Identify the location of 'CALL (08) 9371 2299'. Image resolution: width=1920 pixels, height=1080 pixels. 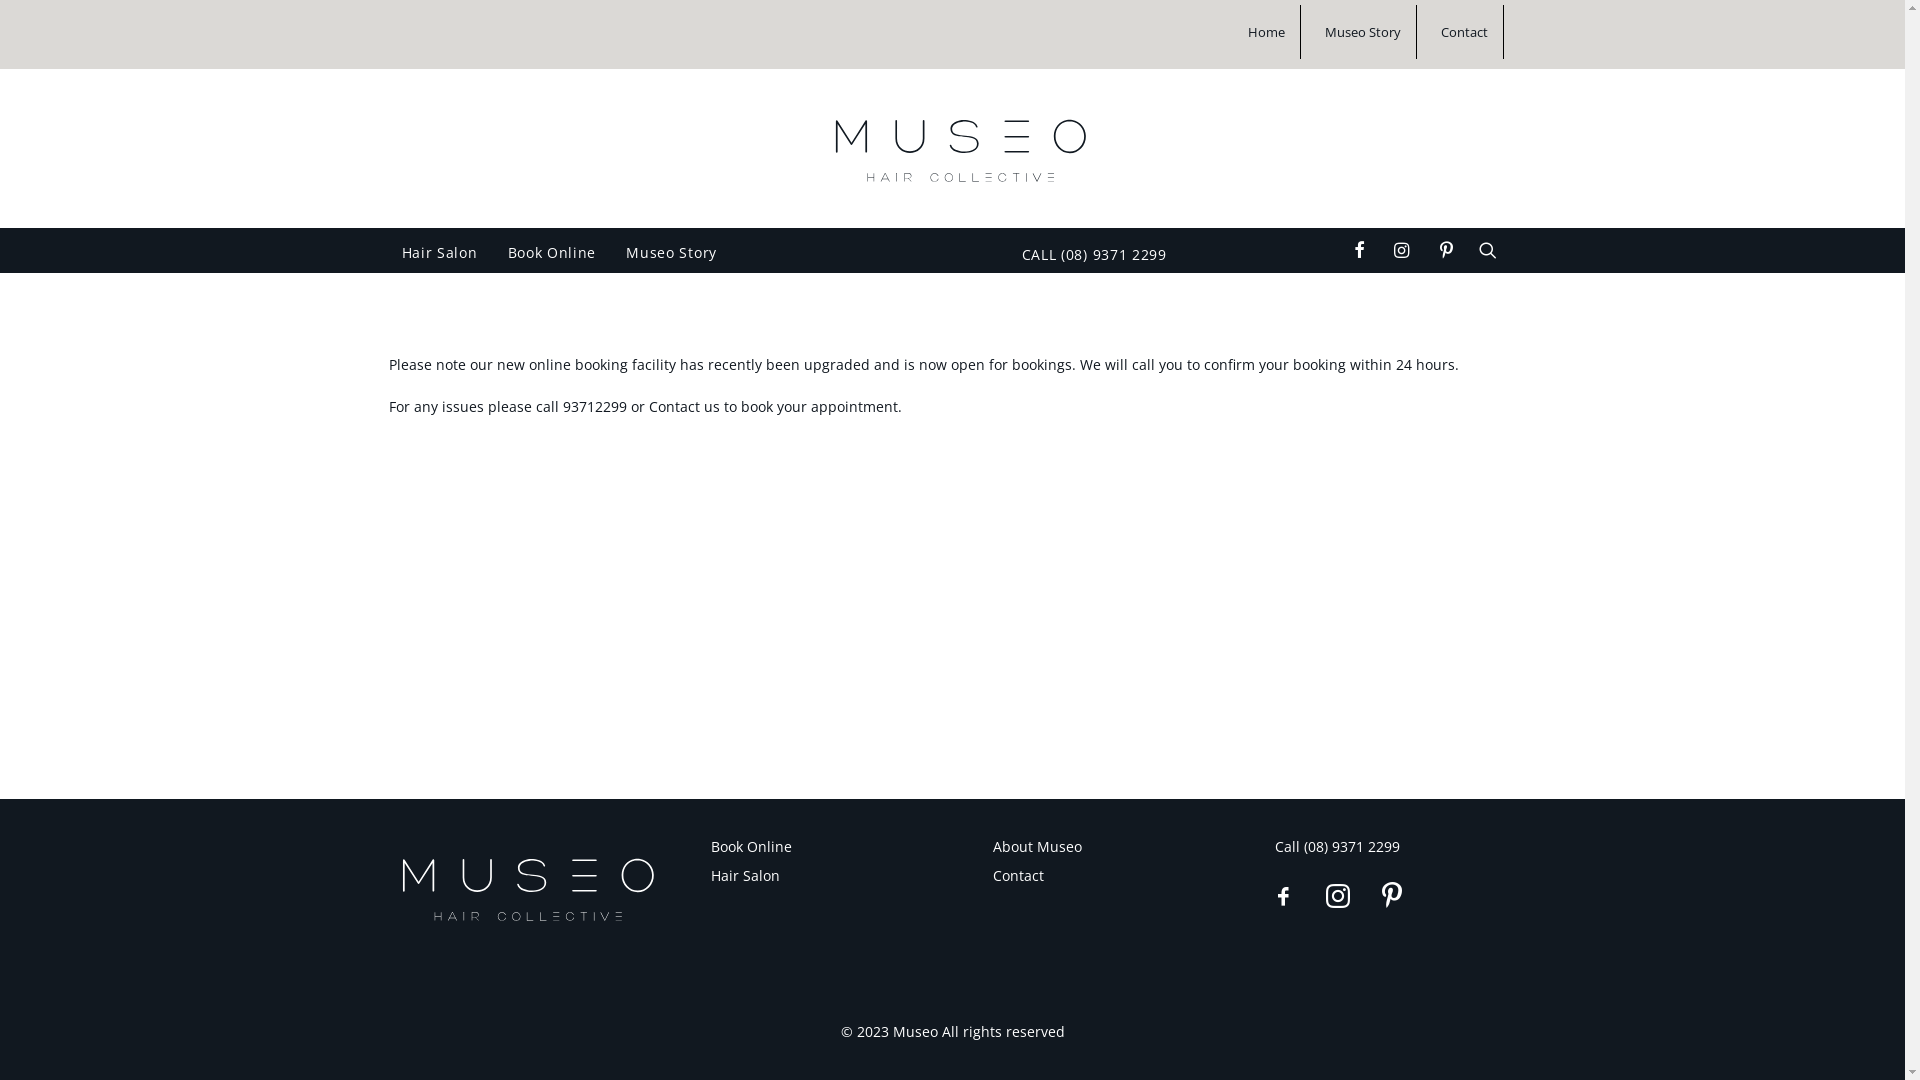
(1085, 253).